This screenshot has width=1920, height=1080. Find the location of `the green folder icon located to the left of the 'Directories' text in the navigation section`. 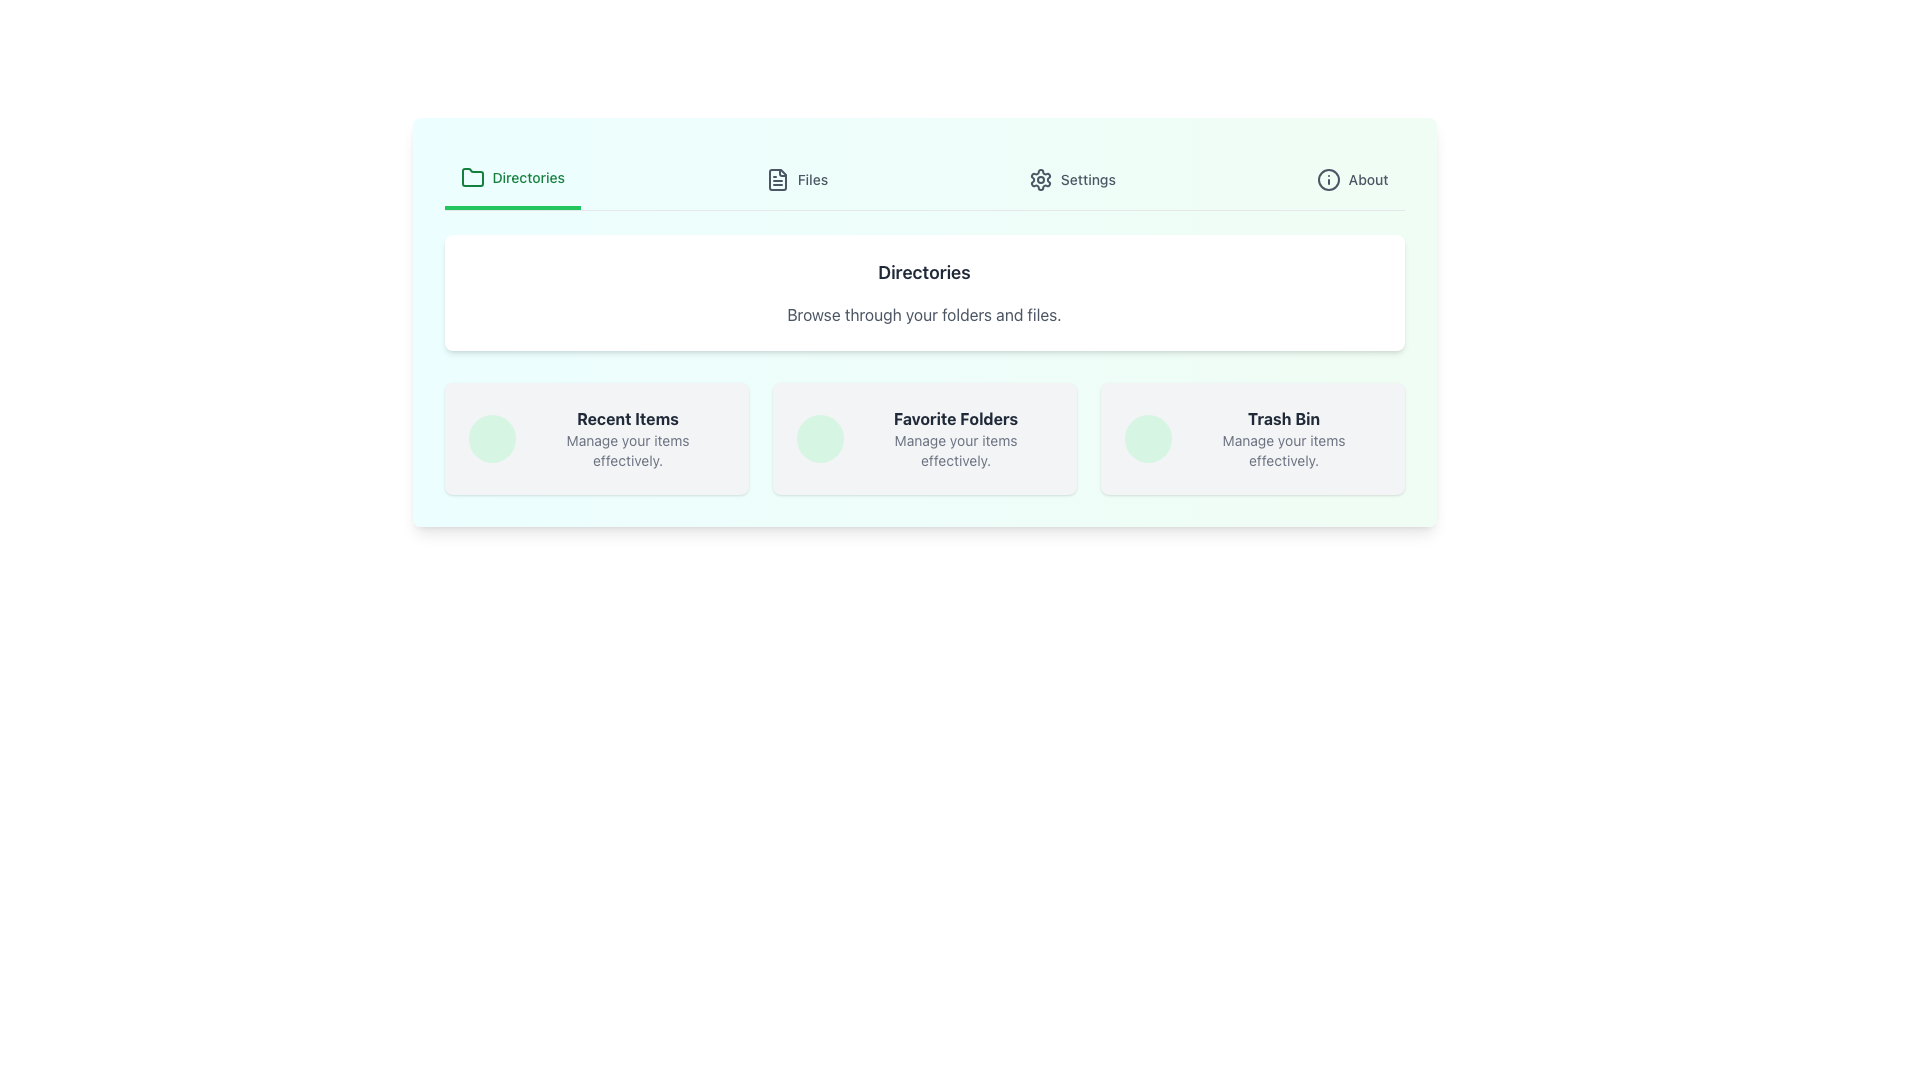

the green folder icon located to the left of the 'Directories' text in the navigation section is located at coordinates (471, 176).